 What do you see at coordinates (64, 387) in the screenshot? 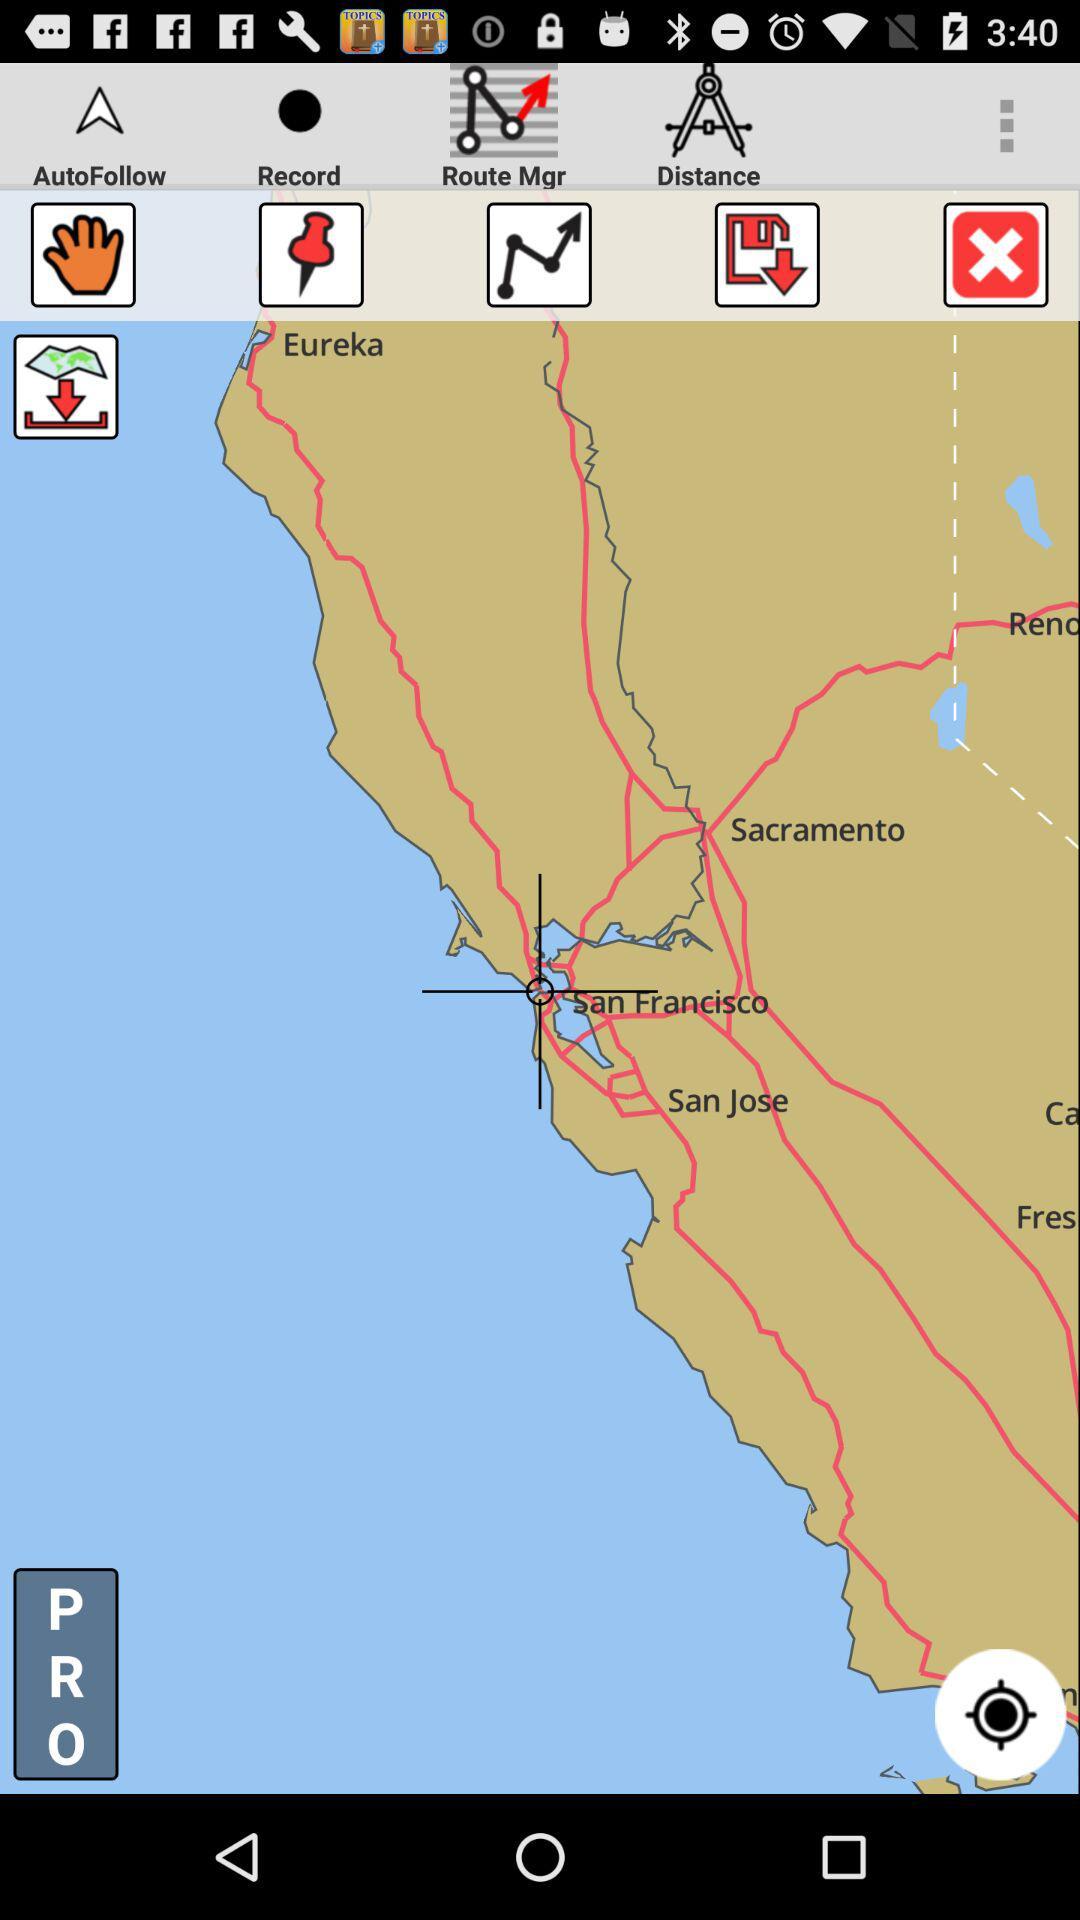
I see `download this map` at bounding box center [64, 387].